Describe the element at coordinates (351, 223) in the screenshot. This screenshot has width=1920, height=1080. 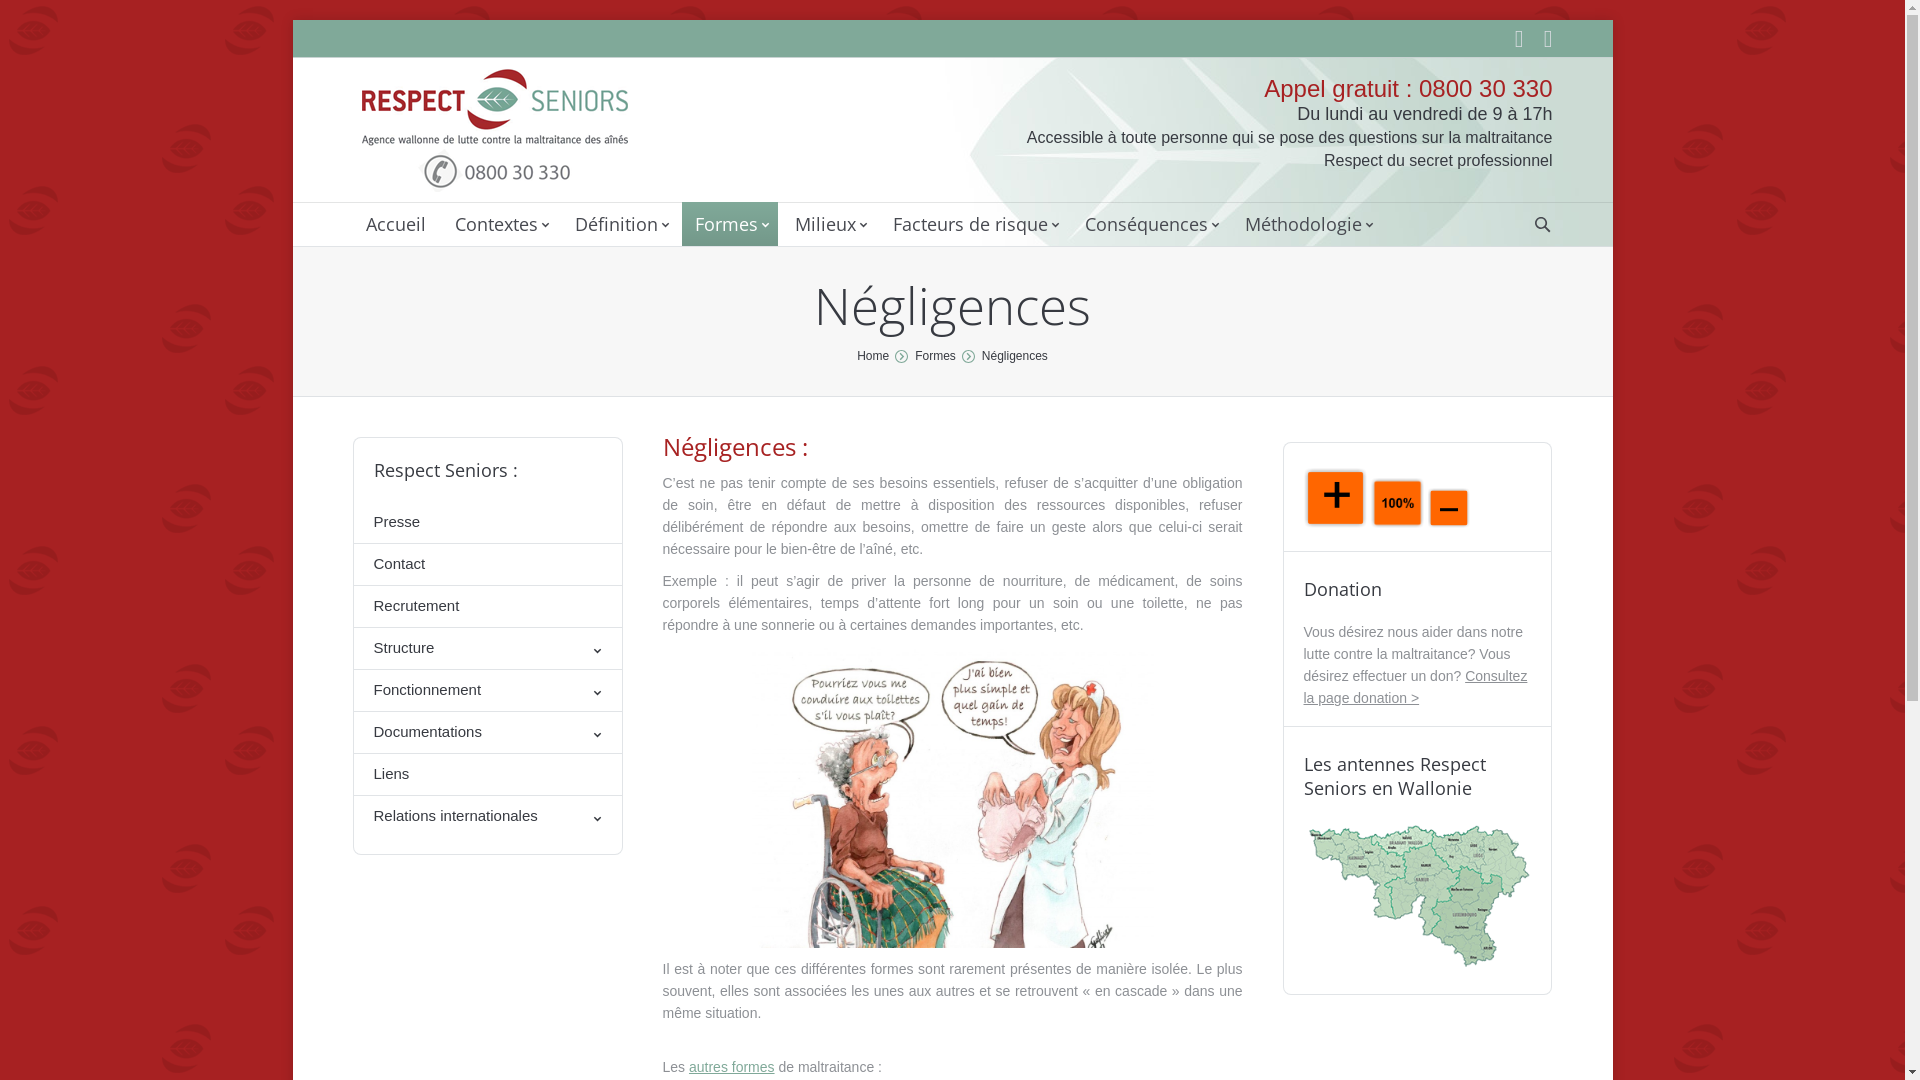
I see `'Accueil'` at that location.